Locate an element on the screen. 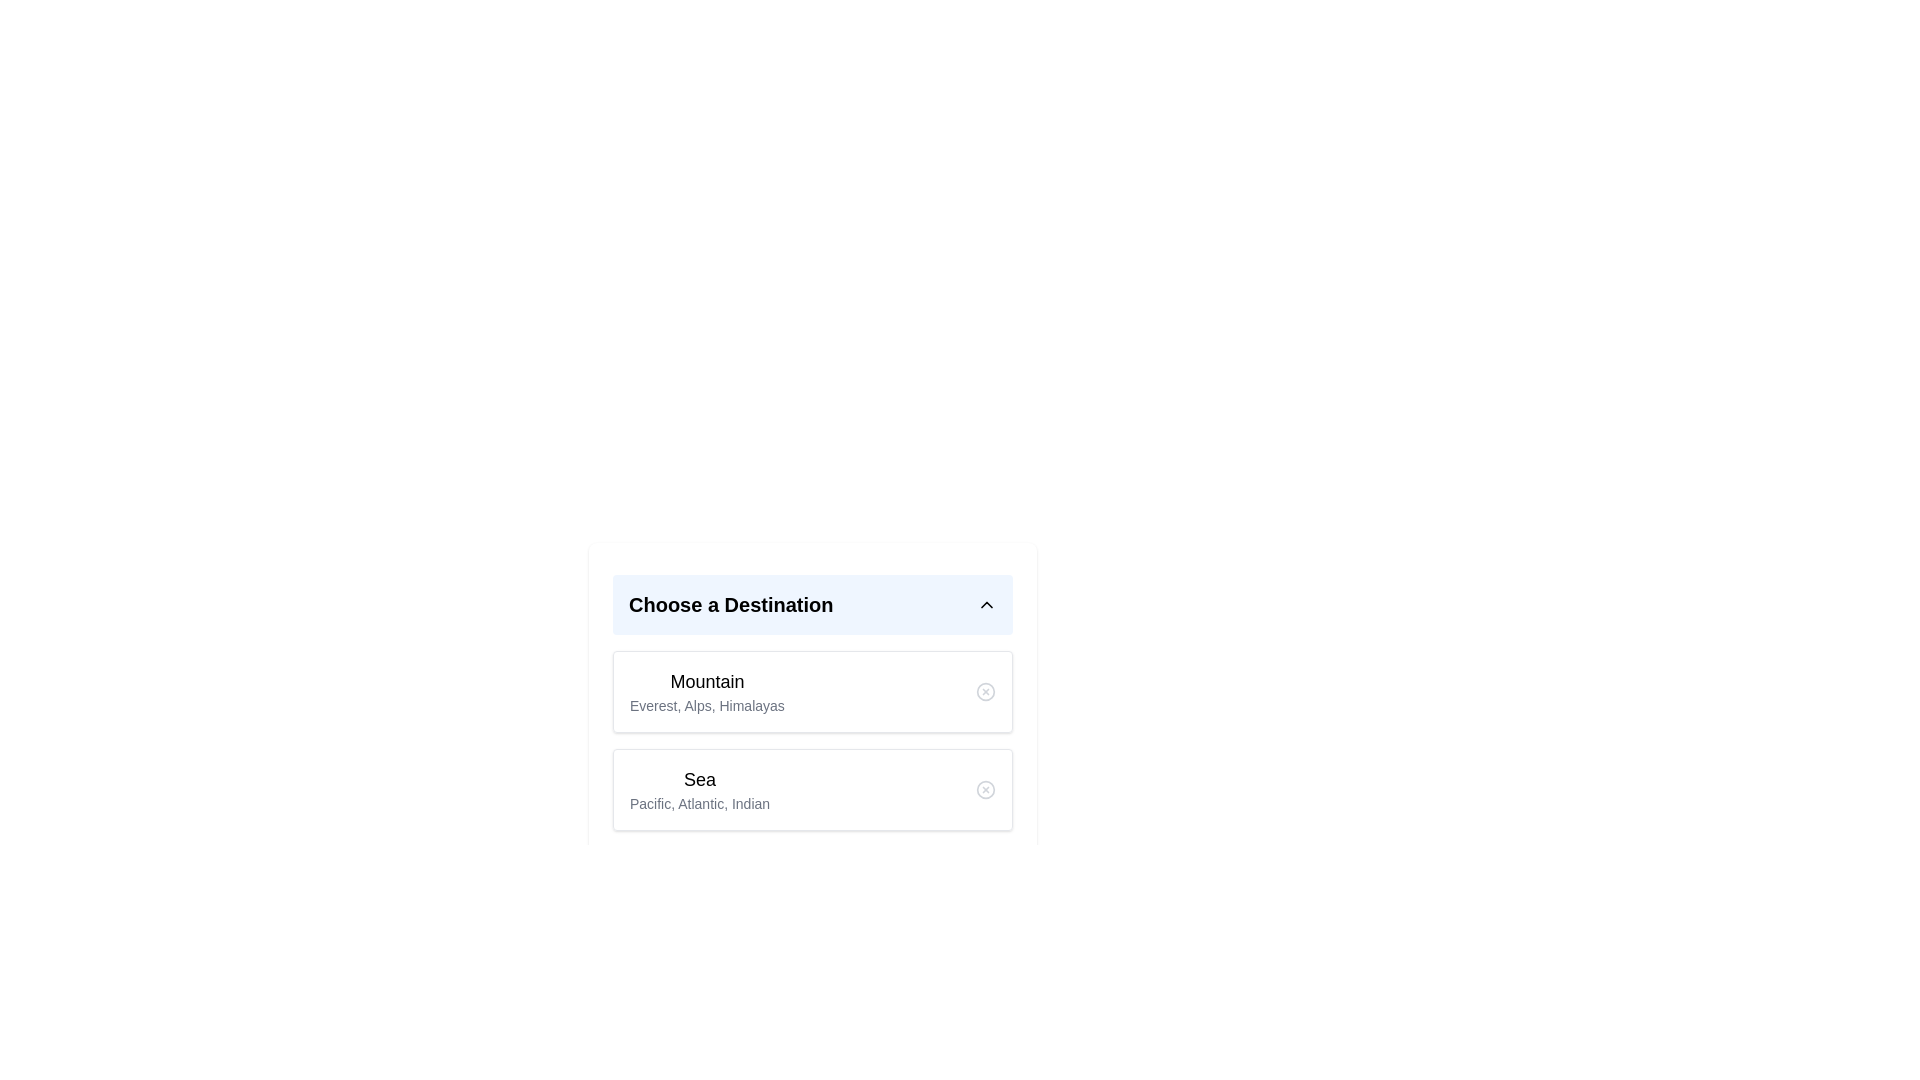  text content from the label element that displays 'Mountain' in bold and 'Everest, Alps, Himalayas' in a lighter font, located within the 'Choose a Destination' group is located at coordinates (707, 690).